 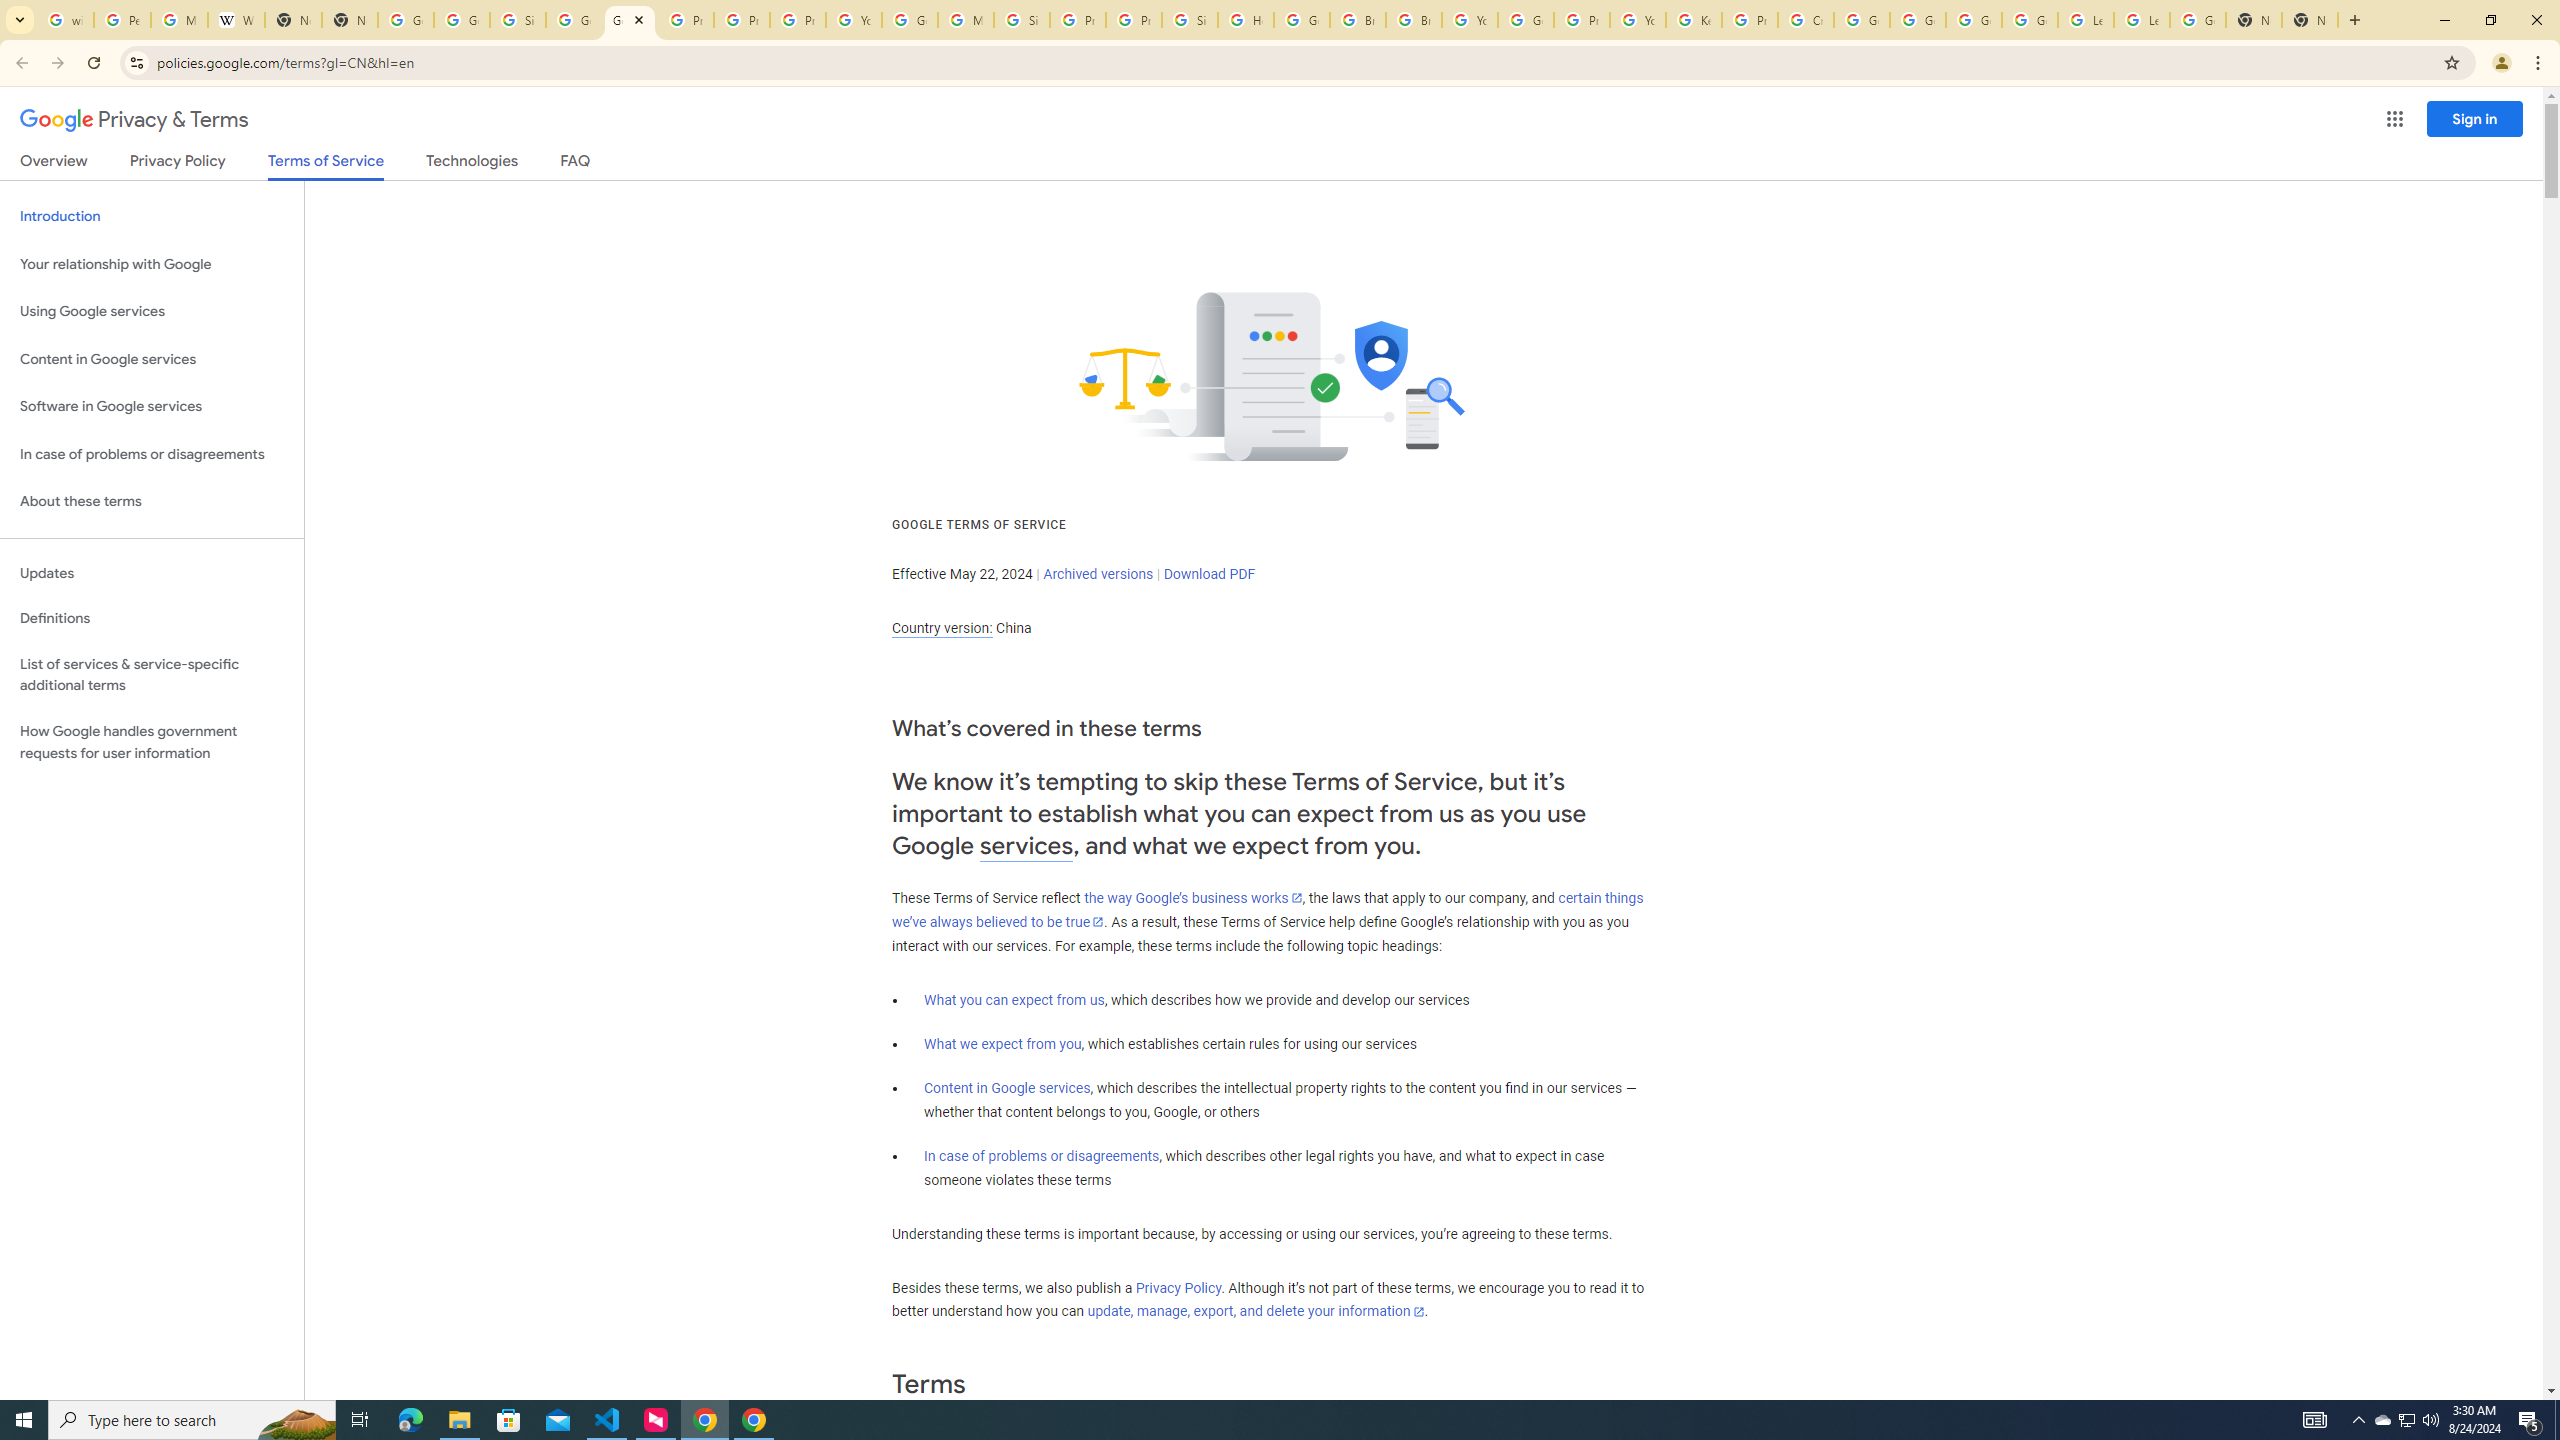 What do you see at coordinates (1015, 999) in the screenshot?
I see `'What you can expect from us'` at bounding box center [1015, 999].